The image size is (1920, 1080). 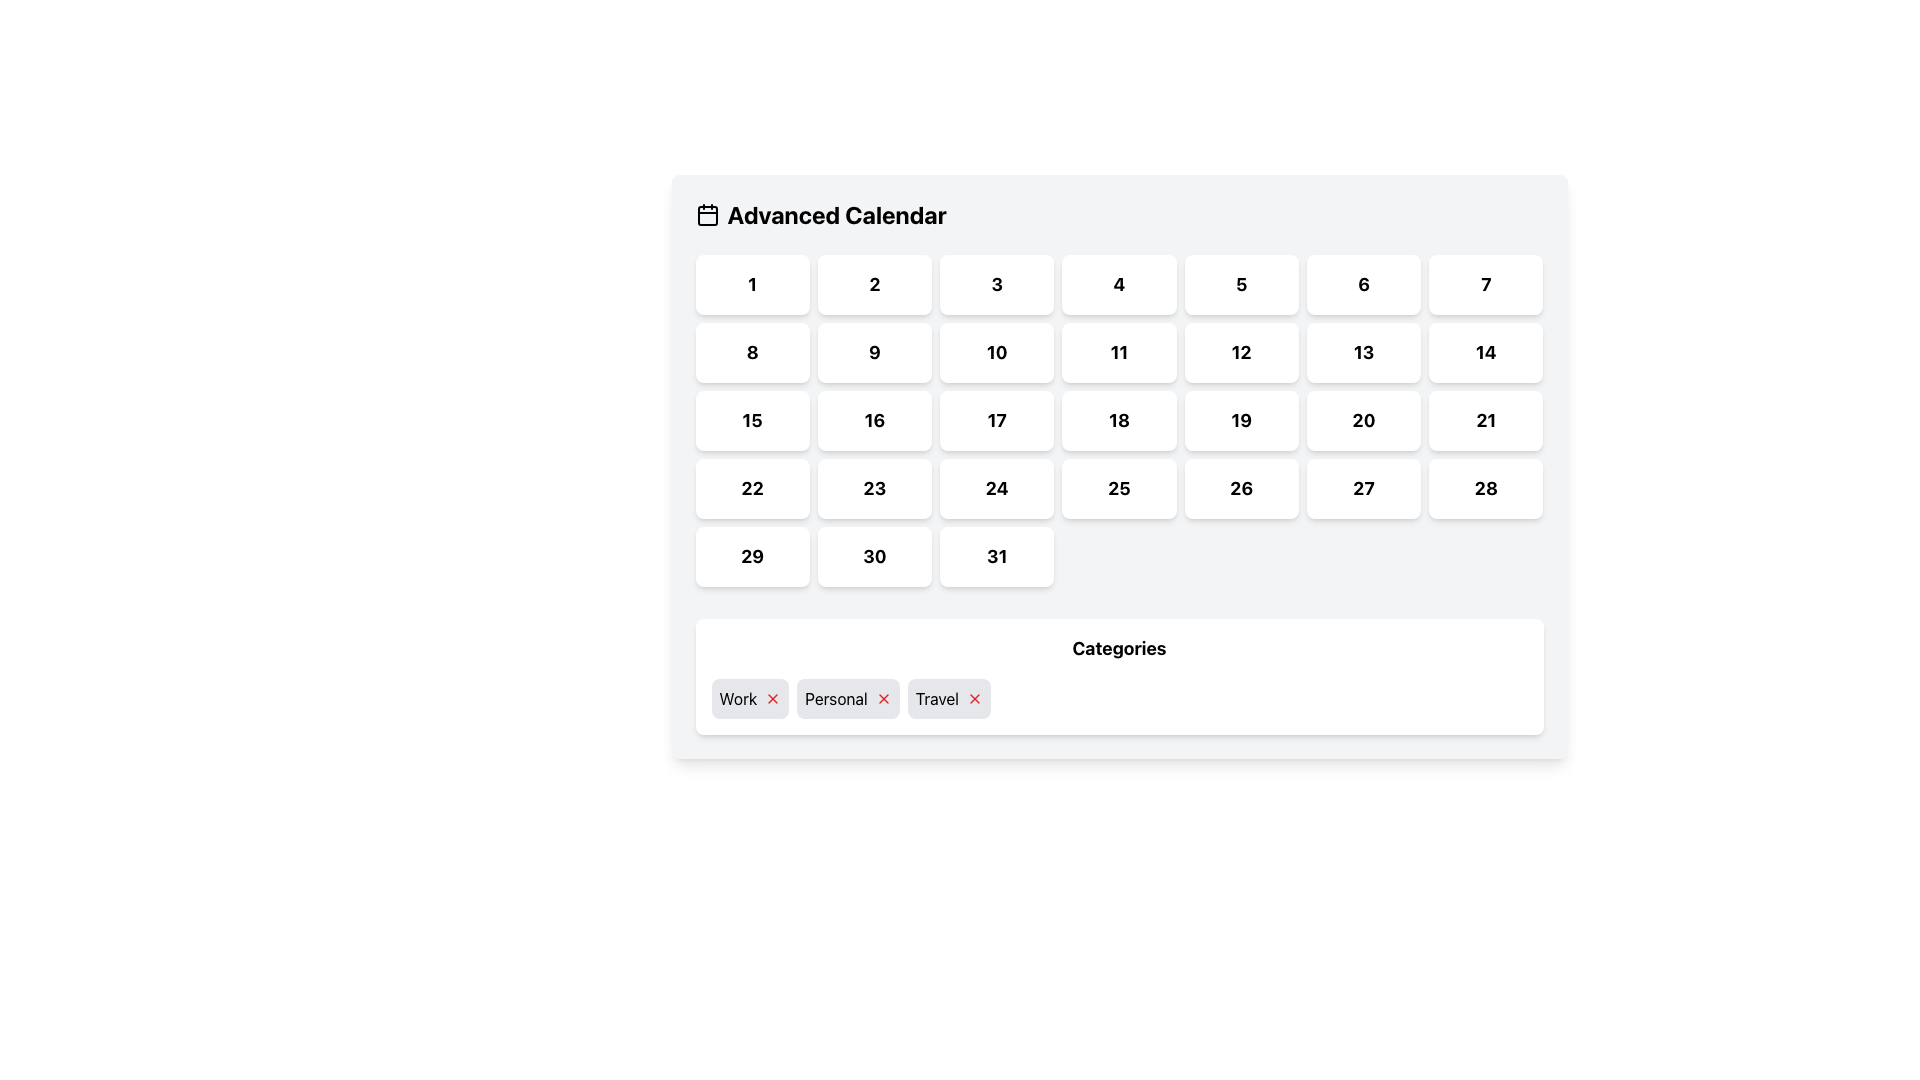 What do you see at coordinates (874, 488) in the screenshot?
I see `the bold number '23' displayed in a white, rounded rectangular box` at bounding box center [874, 488].